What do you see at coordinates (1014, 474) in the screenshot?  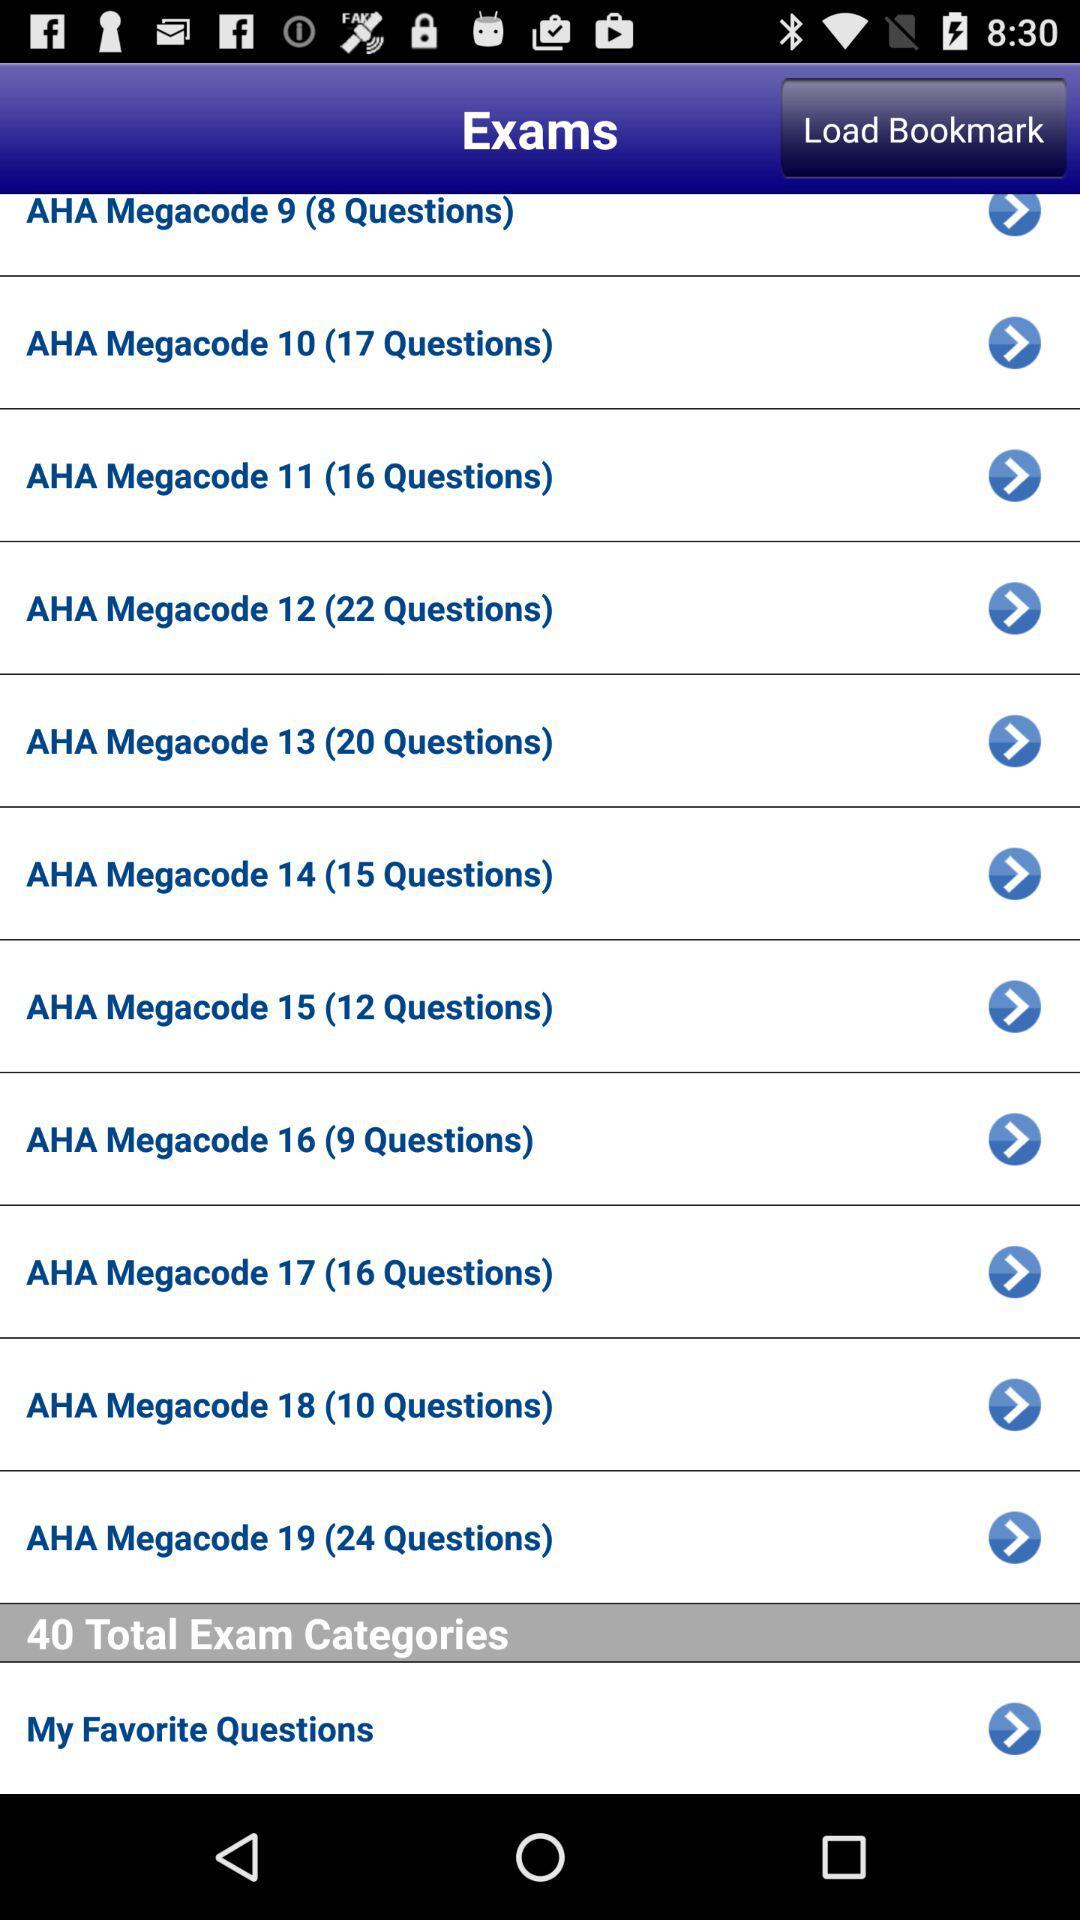 I see `exam` at bounding box center [1014, 474].